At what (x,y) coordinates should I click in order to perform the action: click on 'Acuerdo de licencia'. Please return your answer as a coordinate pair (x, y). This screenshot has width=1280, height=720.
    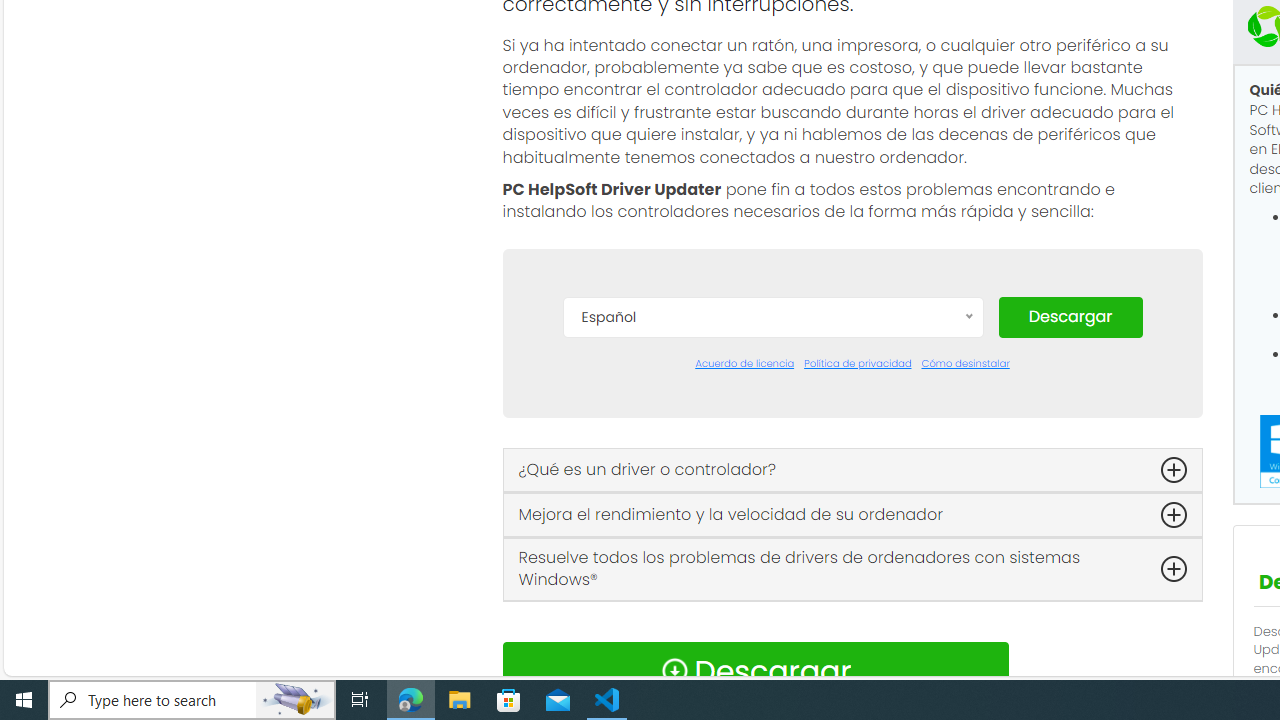
    Looking at the image, I should click on (743, 363).